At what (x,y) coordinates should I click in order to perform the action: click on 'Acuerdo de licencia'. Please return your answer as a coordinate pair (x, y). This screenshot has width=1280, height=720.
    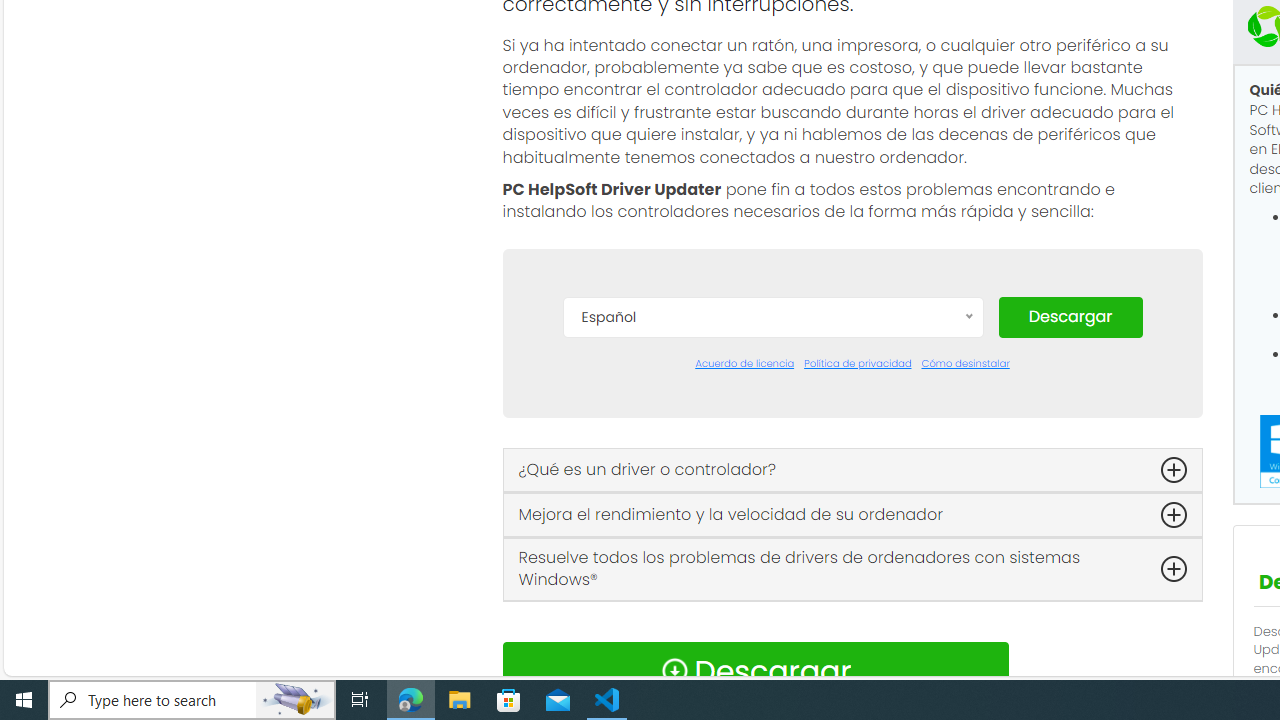
    Looking at the image, I should click on (743, 363).